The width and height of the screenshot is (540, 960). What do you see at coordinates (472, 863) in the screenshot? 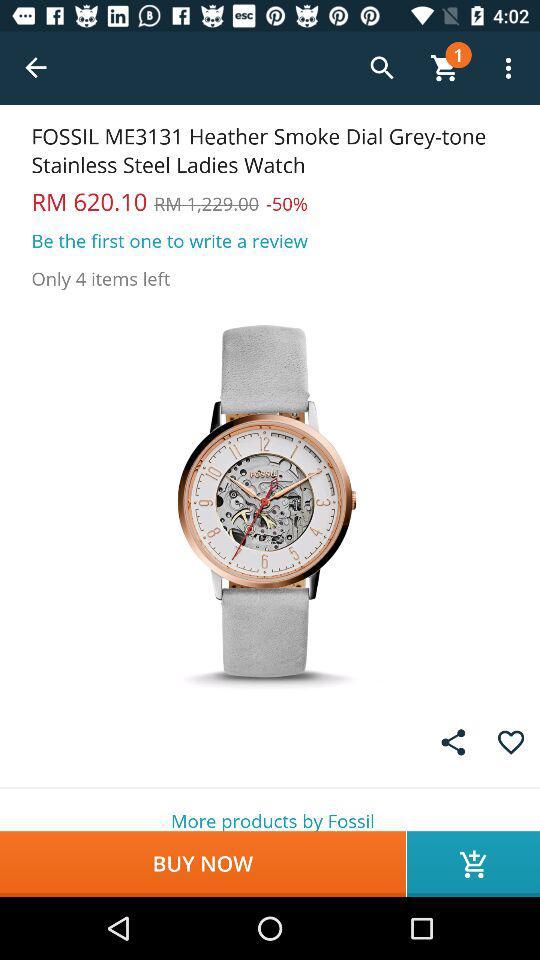
I see `icon below more products by icon` at bounding box center [472, 863].